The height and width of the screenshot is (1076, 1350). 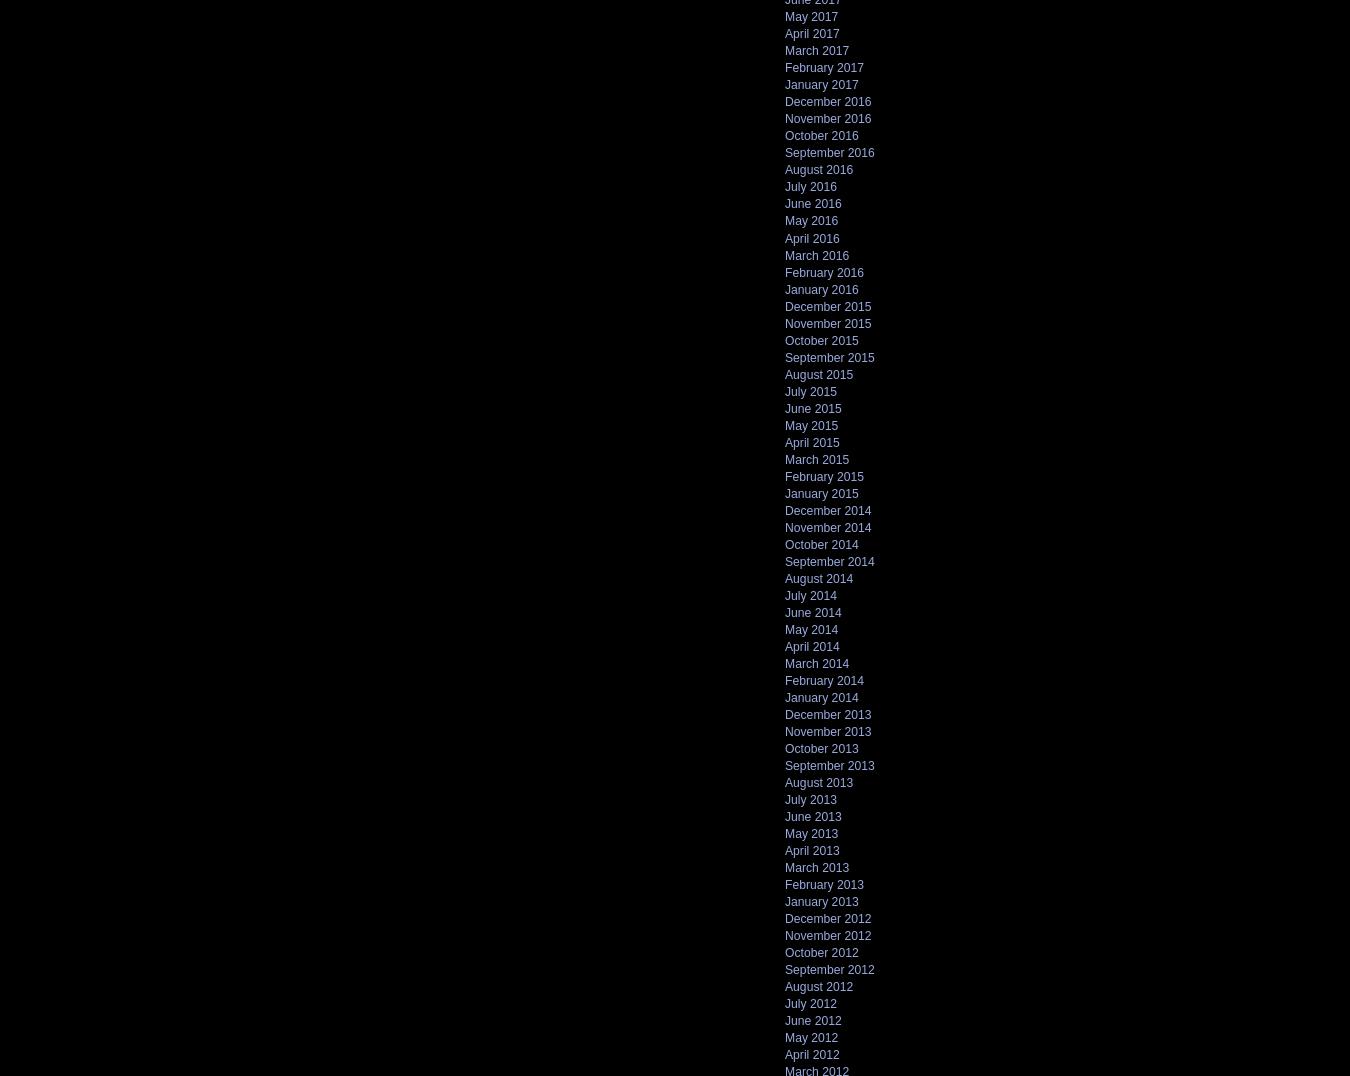 What do you see at coordinates (784, 1003) in the screenshot?
I see `'July 2012'` at bounding box center [784, 1003].